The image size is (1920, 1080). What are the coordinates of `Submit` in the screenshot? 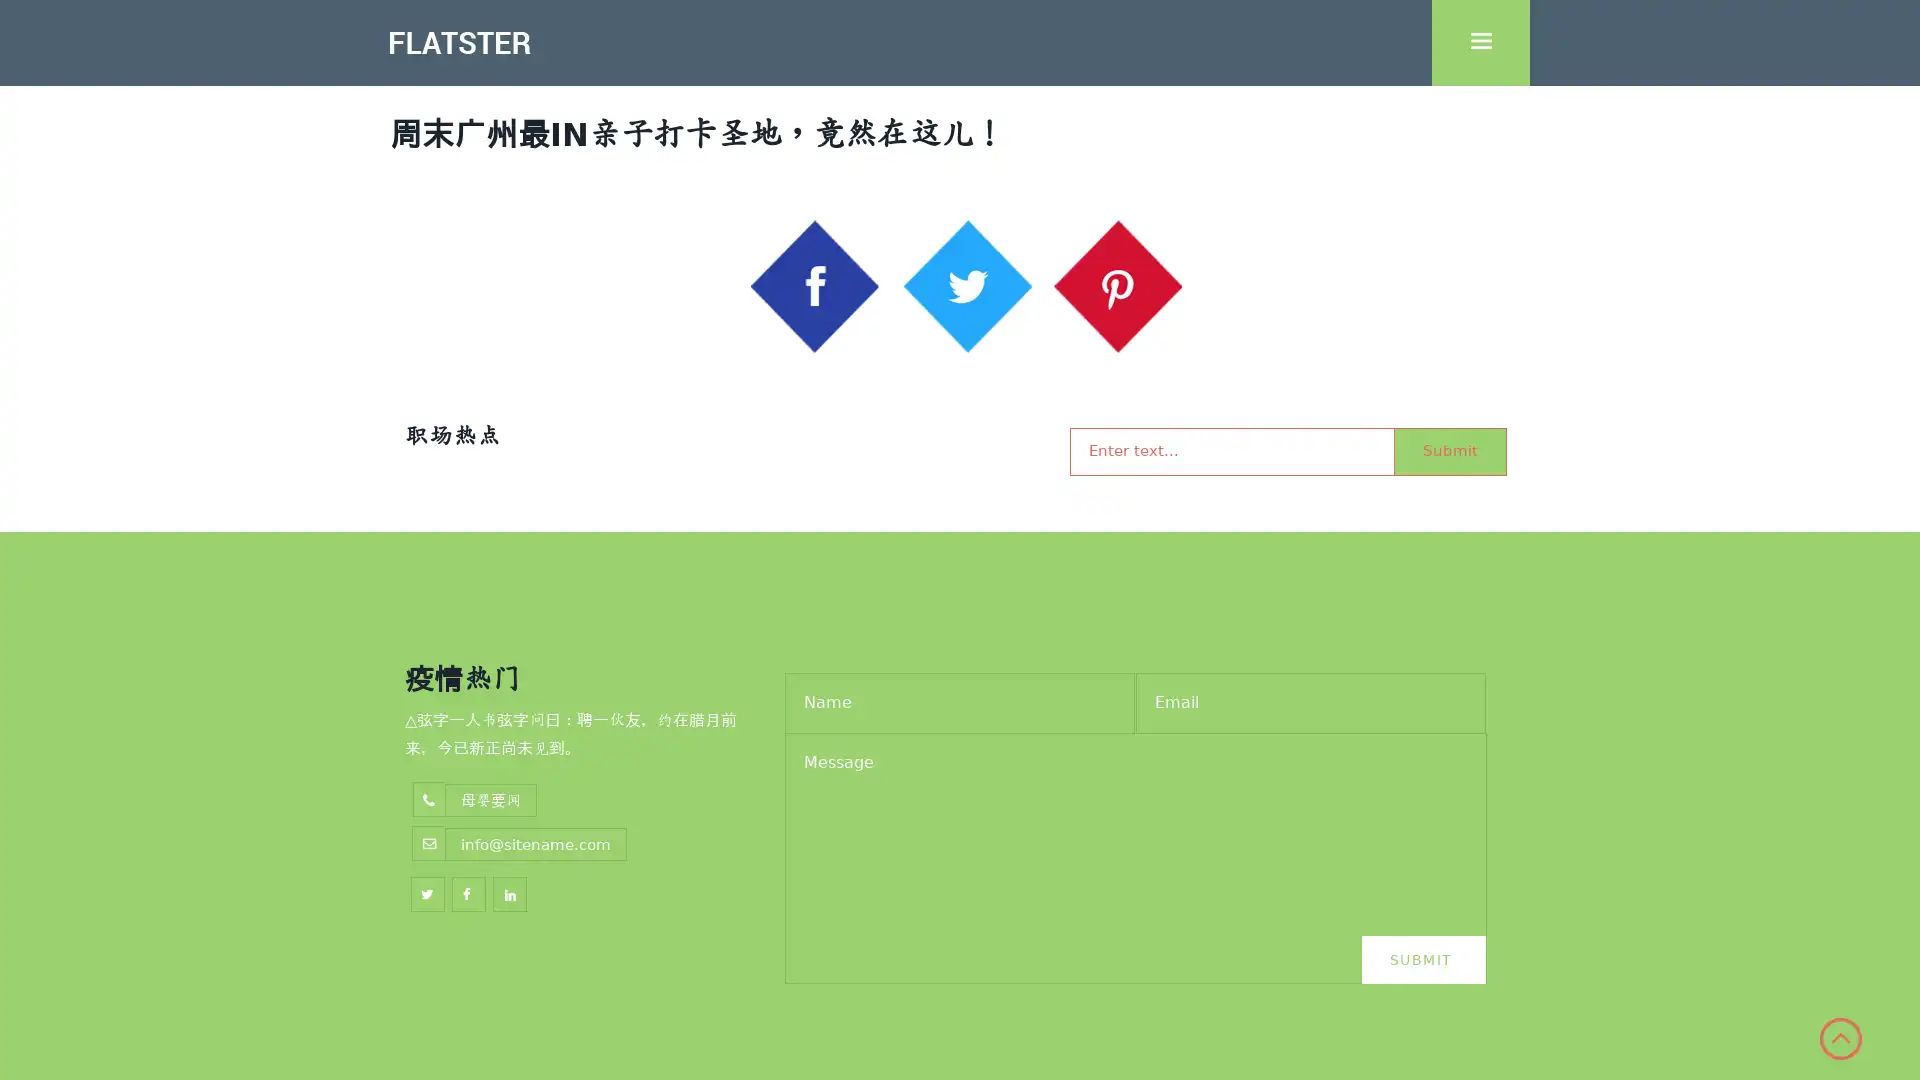 It's located at (1422, 958).